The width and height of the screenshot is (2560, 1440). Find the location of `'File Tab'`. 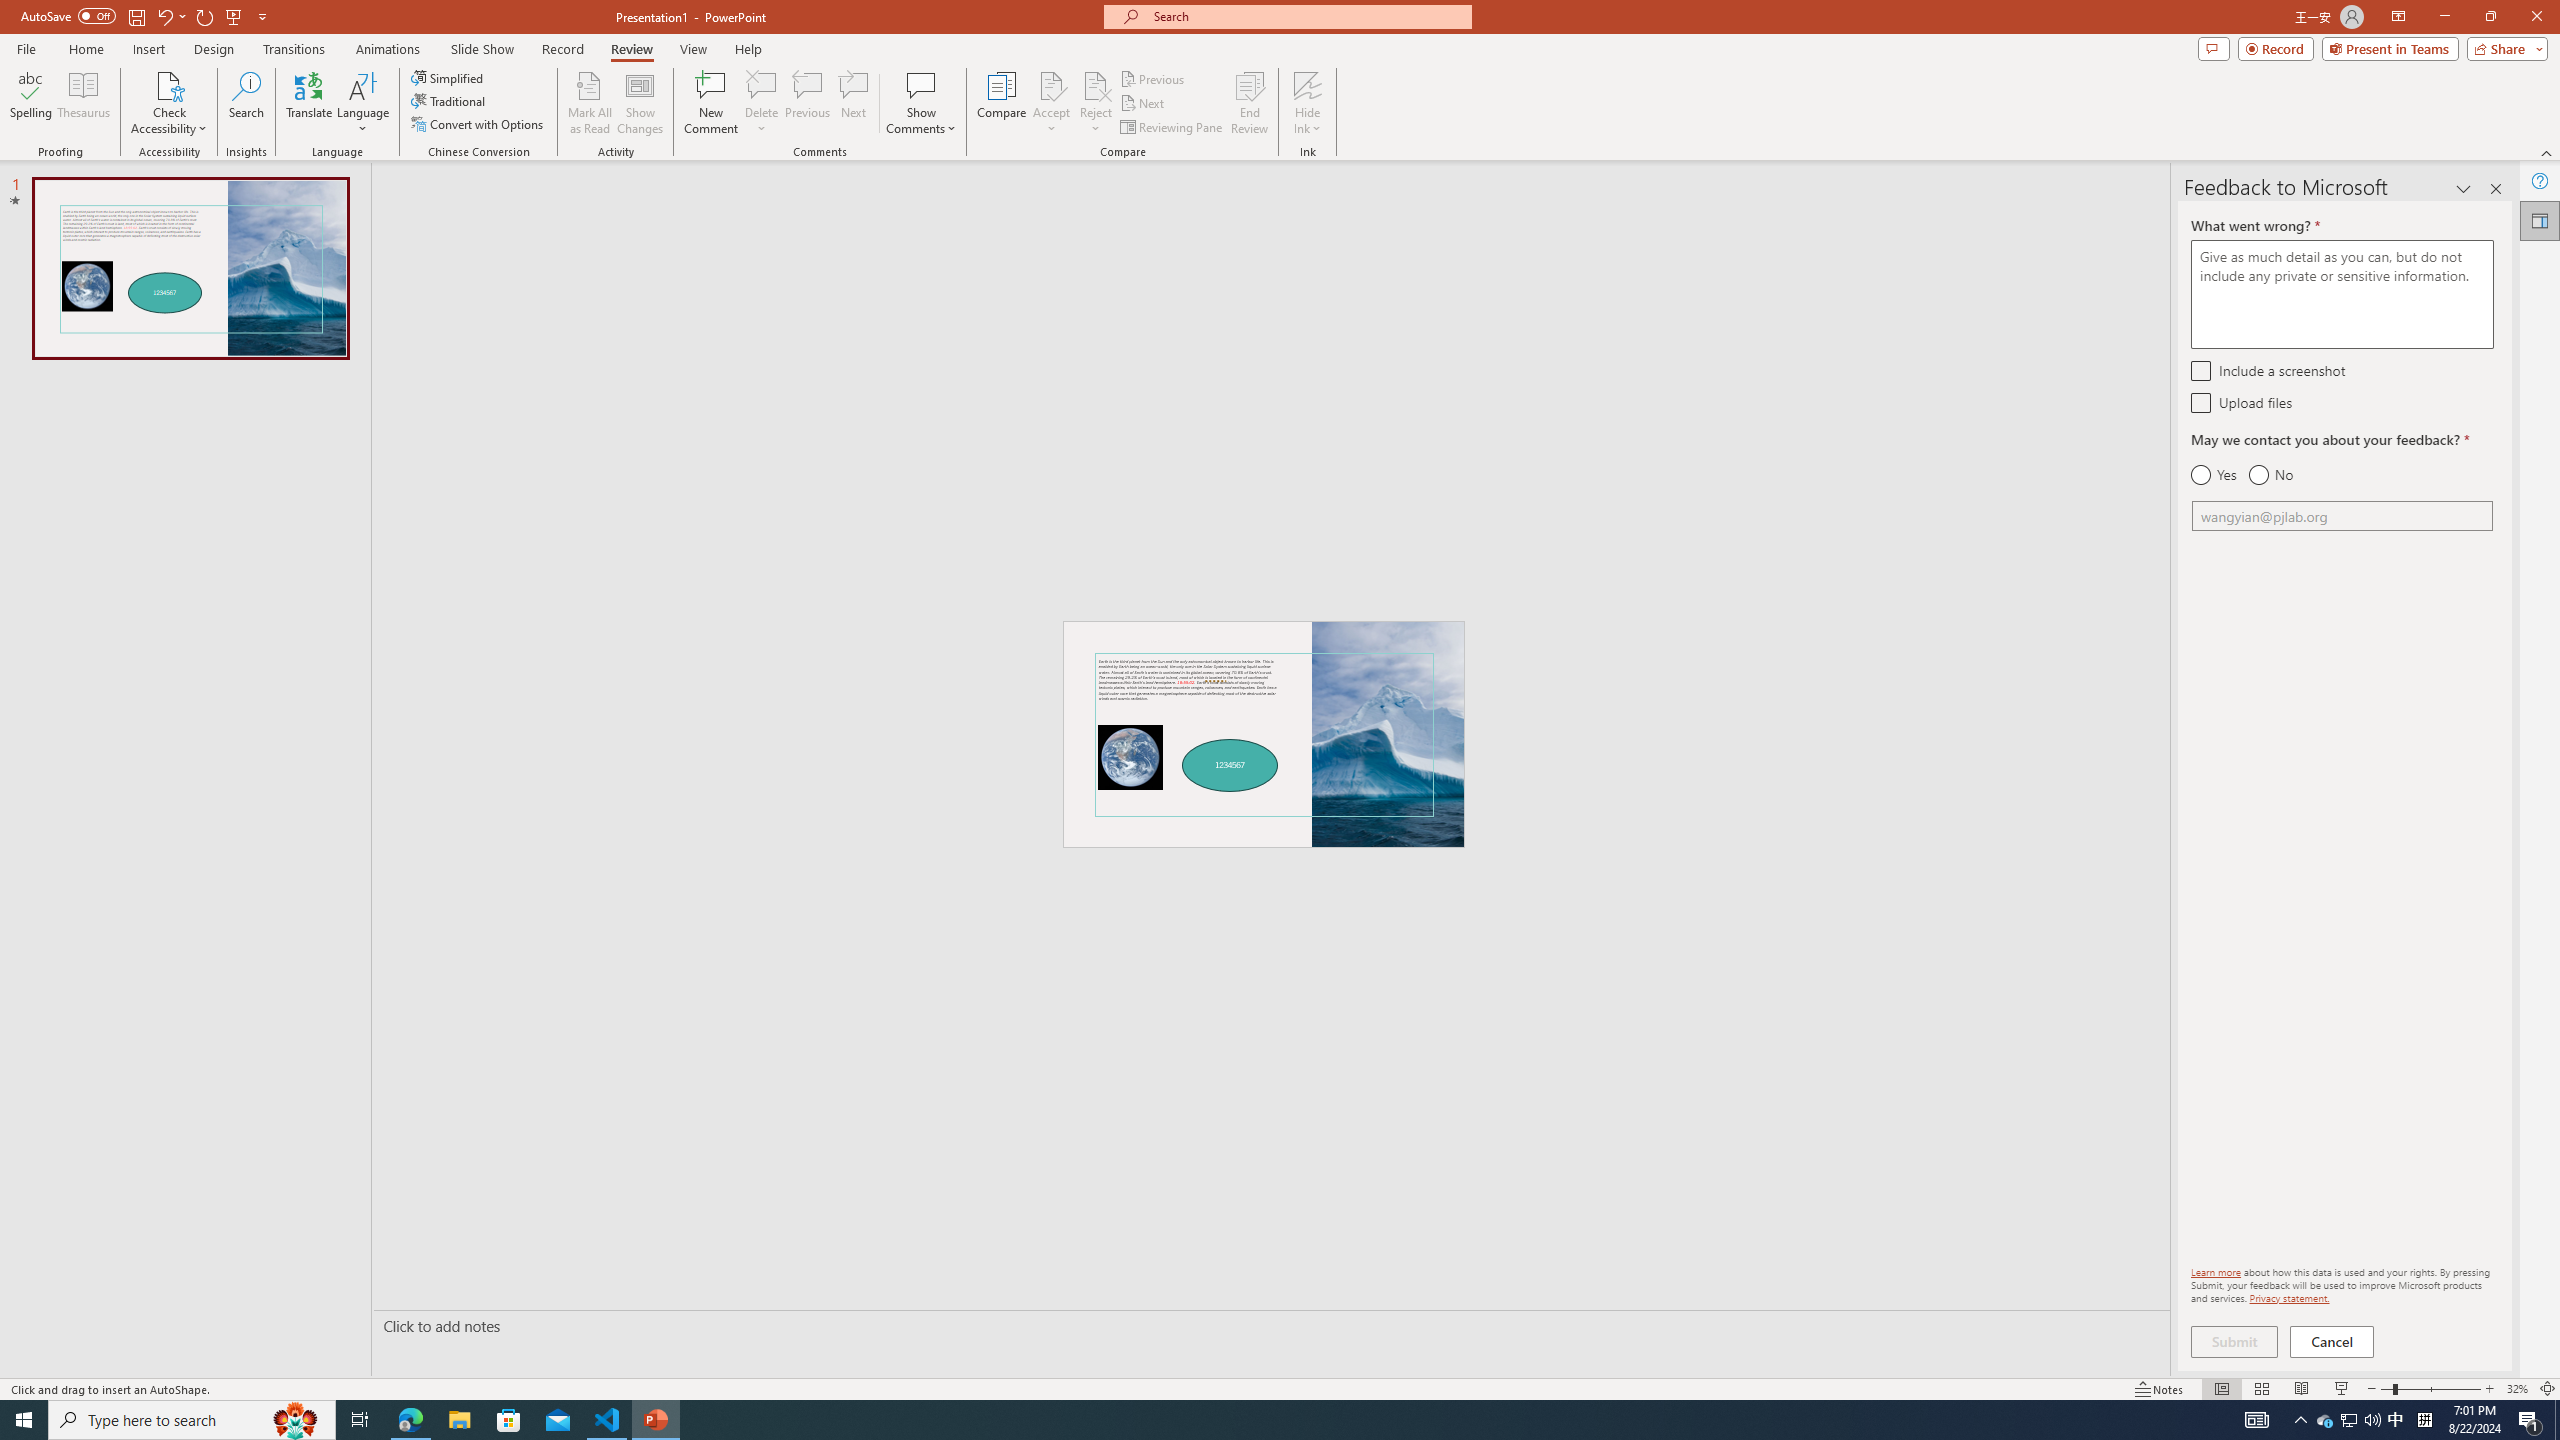

'File Tab' is located at coordinates (25, 47).